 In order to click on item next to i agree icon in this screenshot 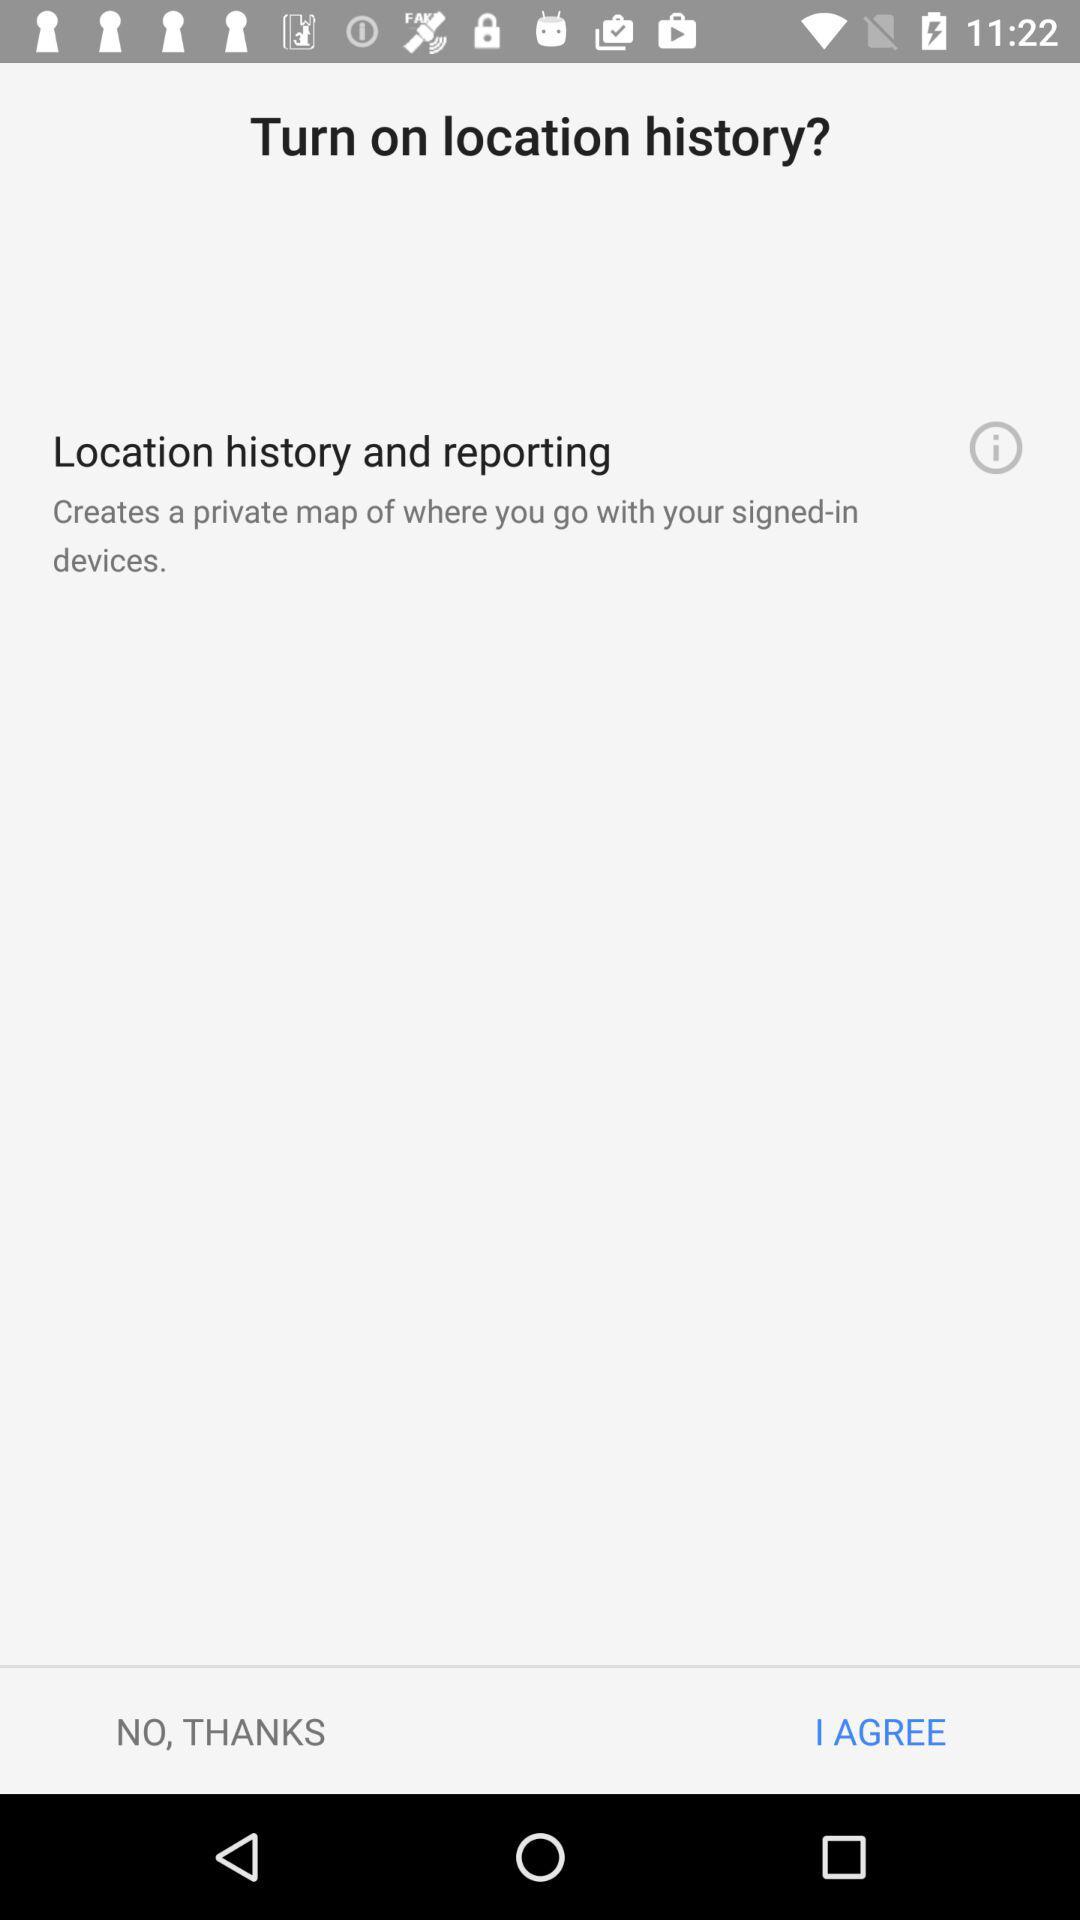, I will do `click(220, 1730)`.